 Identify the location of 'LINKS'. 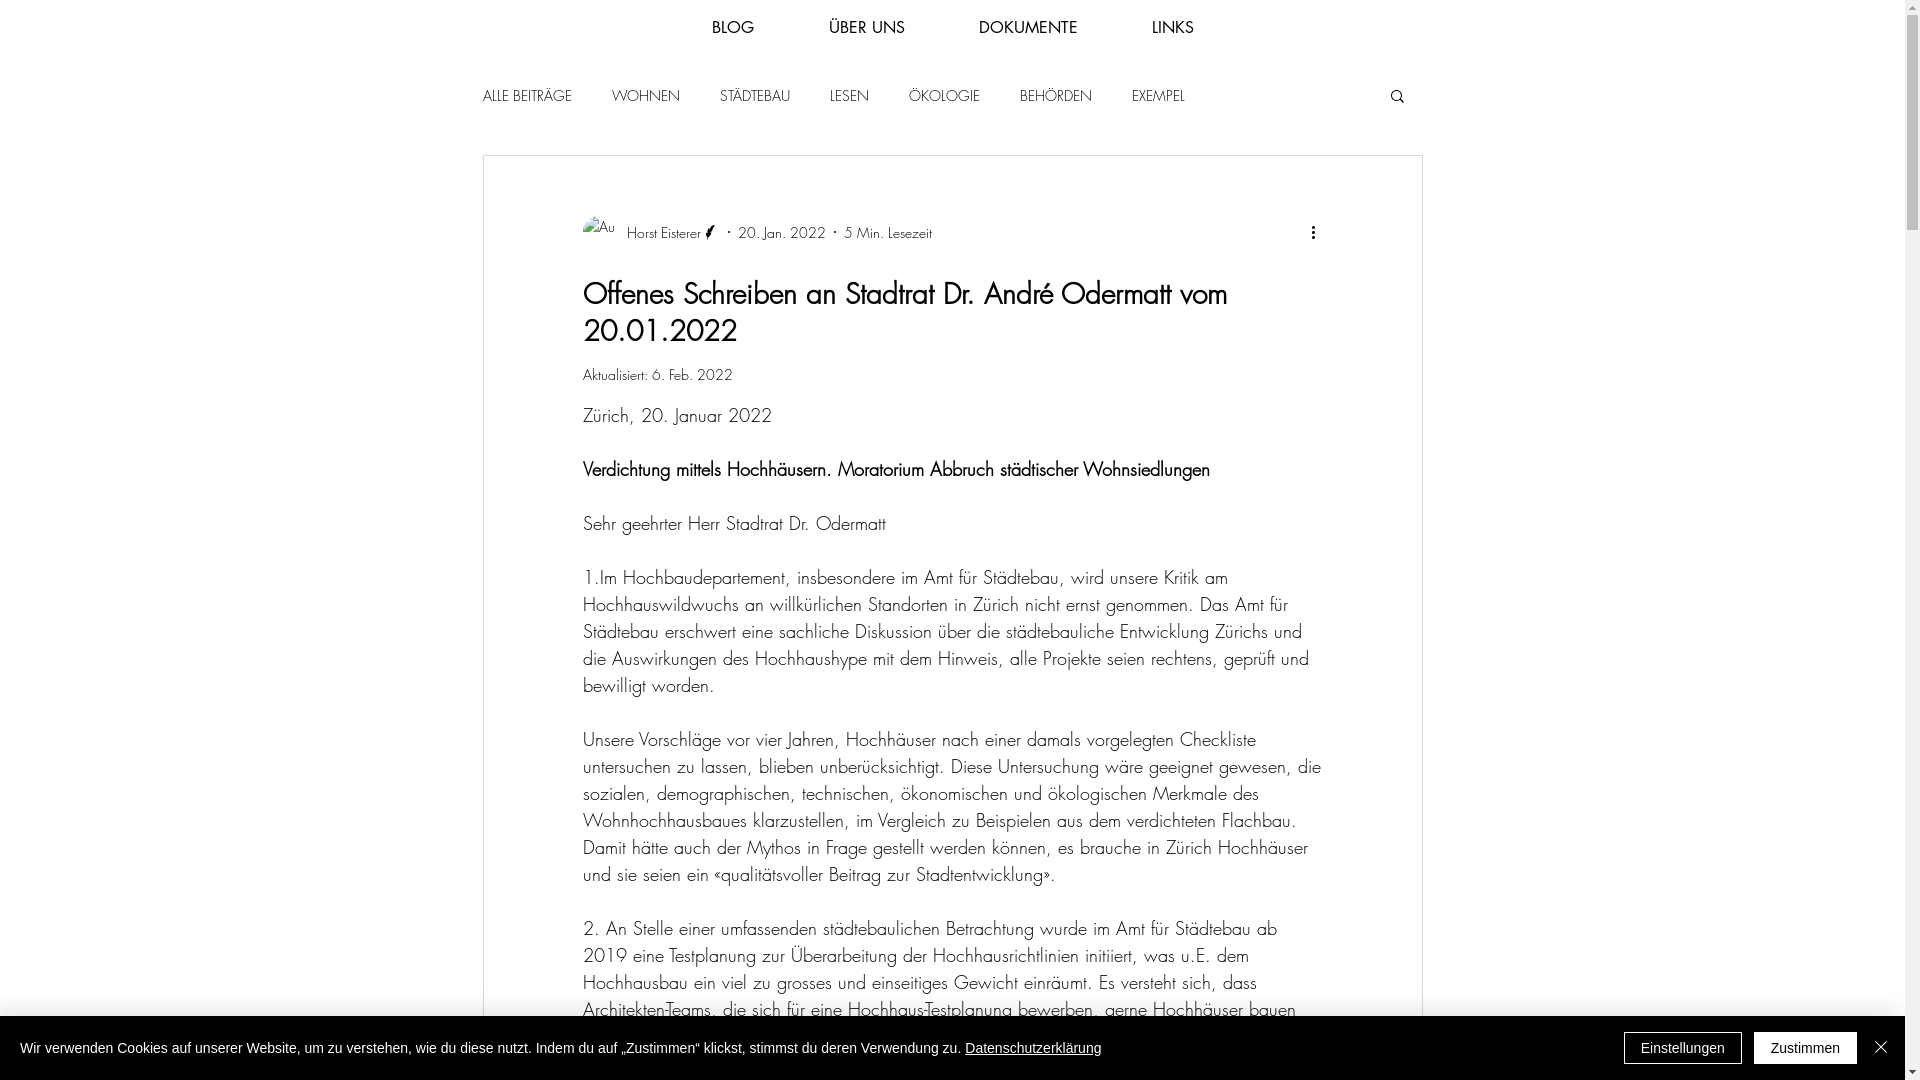
(1112, 27).